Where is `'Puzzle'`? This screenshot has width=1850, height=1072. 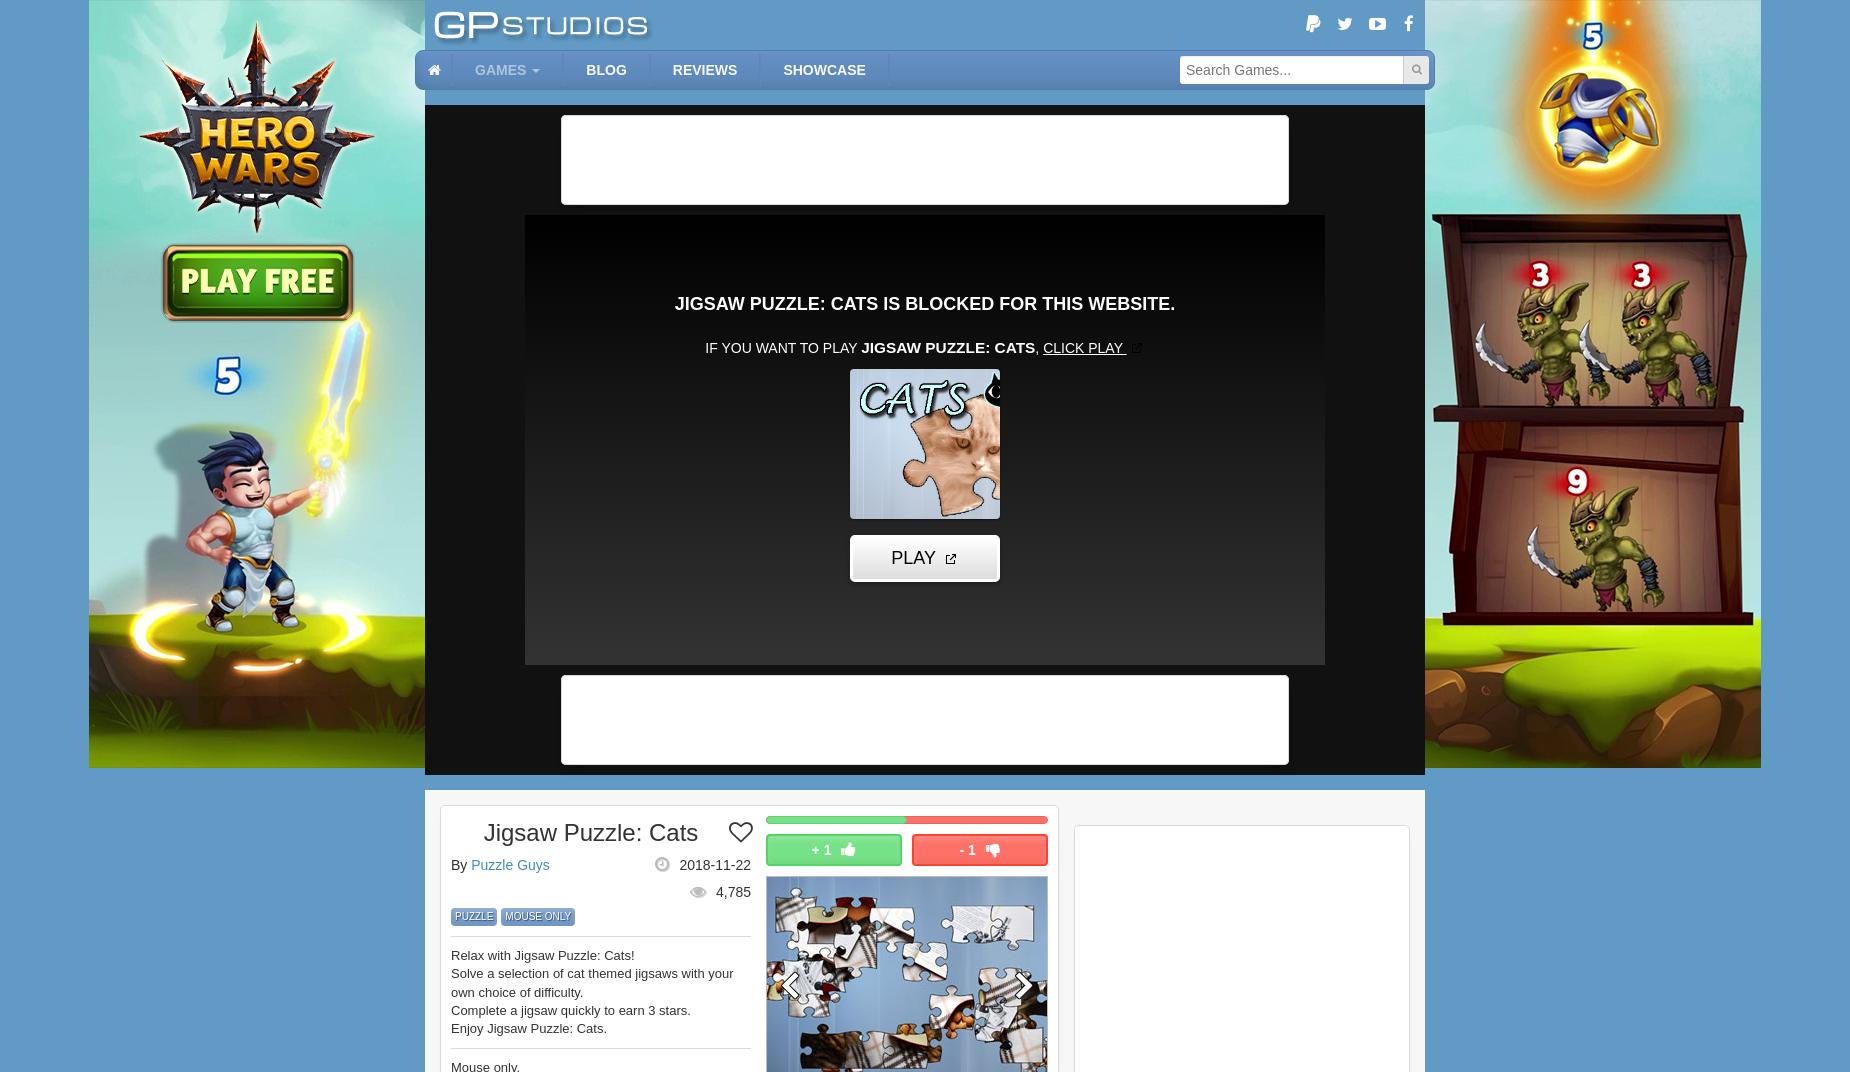
'Puzzle' is located at coordinates (473, 915).